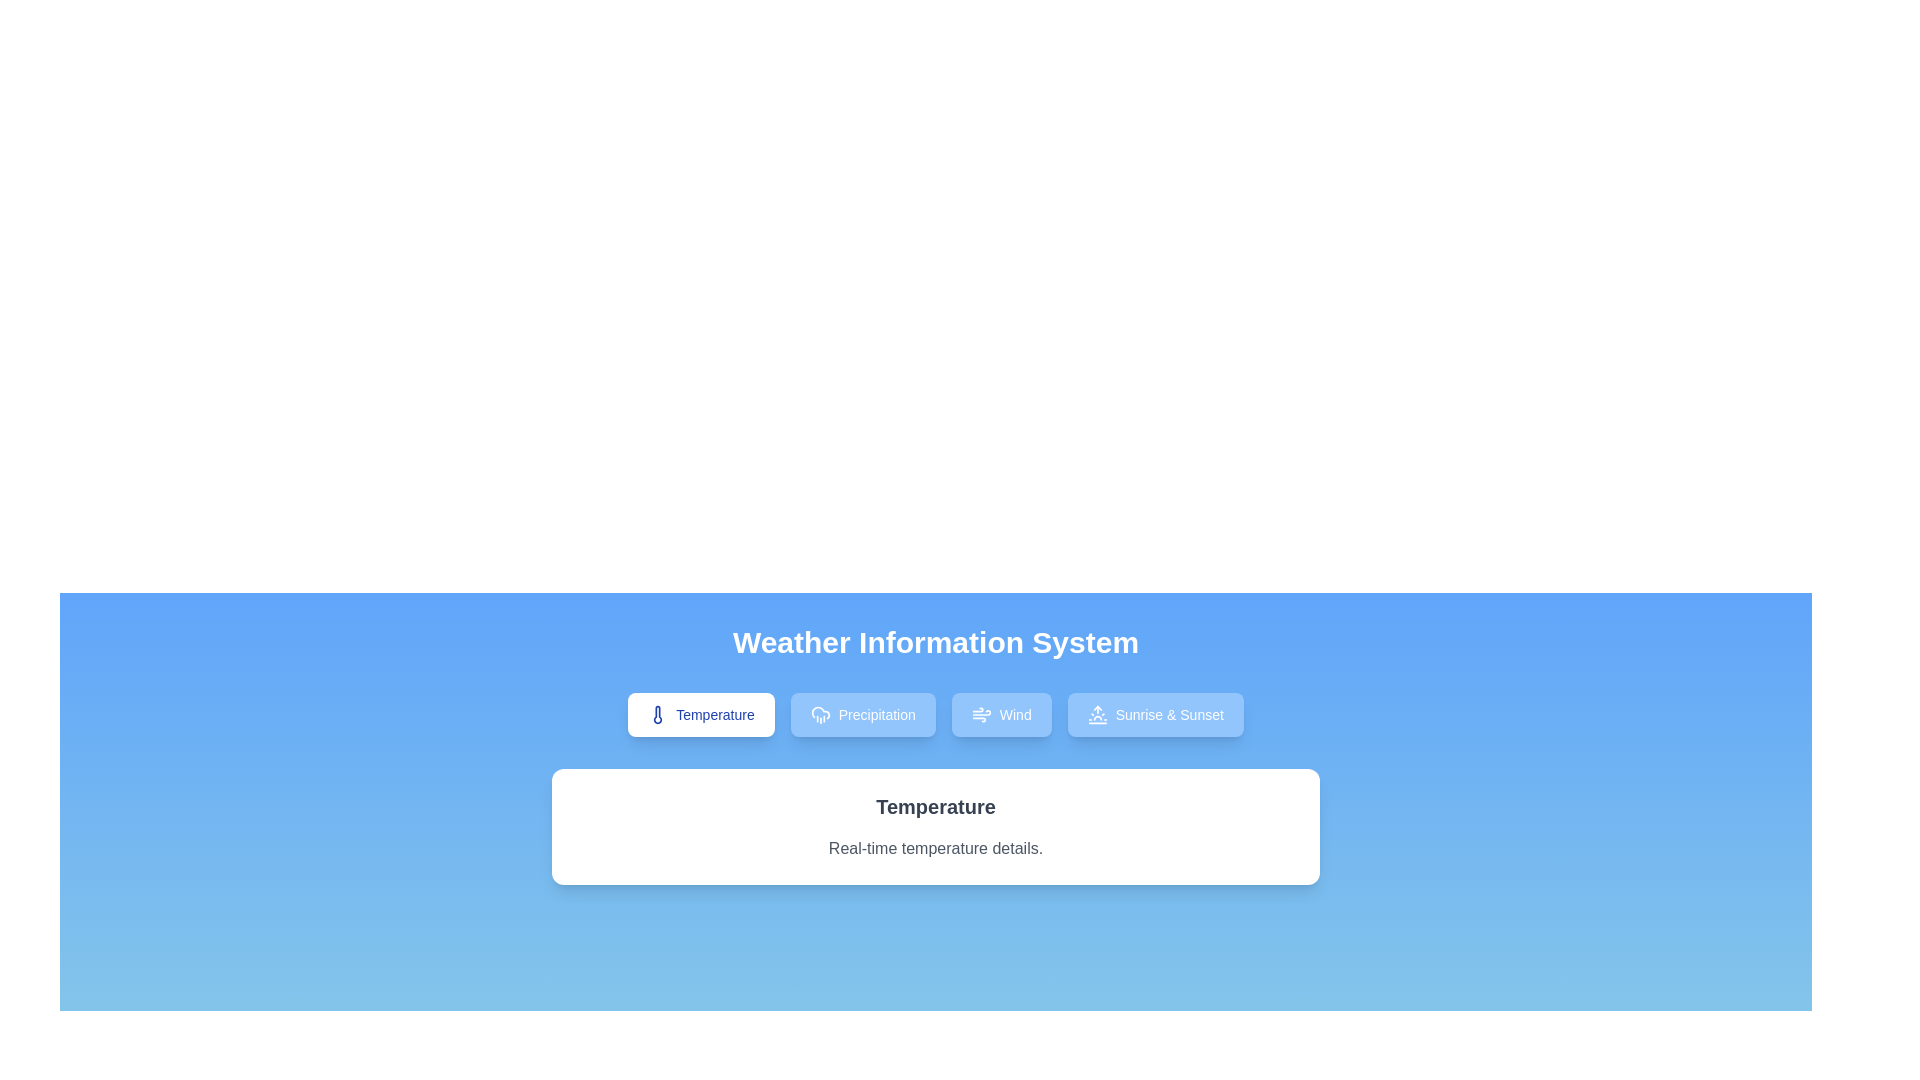 This screenshot has width=1920, height=1080. What do you see at coordinates (1001, 713) in the screenshot?
I see `the Wind tab by clicking the corresponding button` at bounding box center [1001, 713].